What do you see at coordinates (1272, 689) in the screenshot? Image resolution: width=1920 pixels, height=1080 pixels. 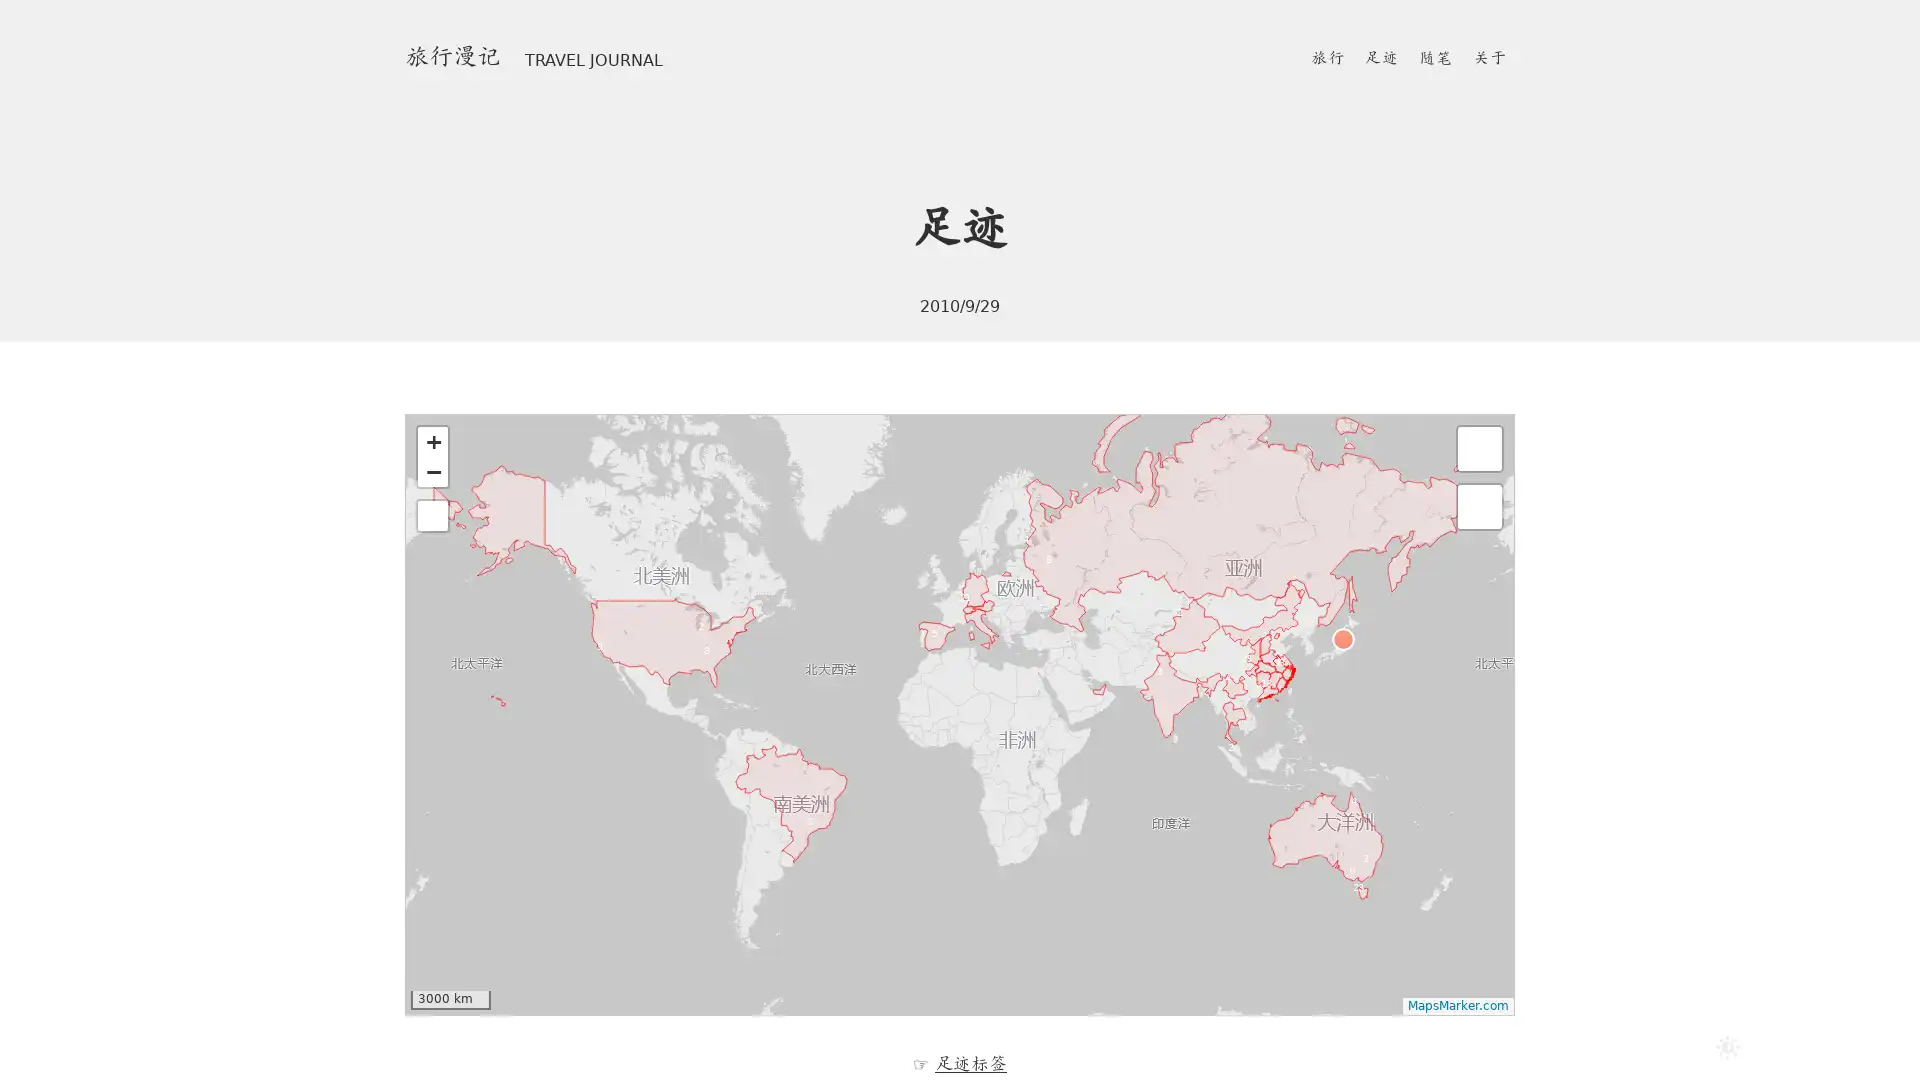 I see `13` at bounding box center [1272, 689].